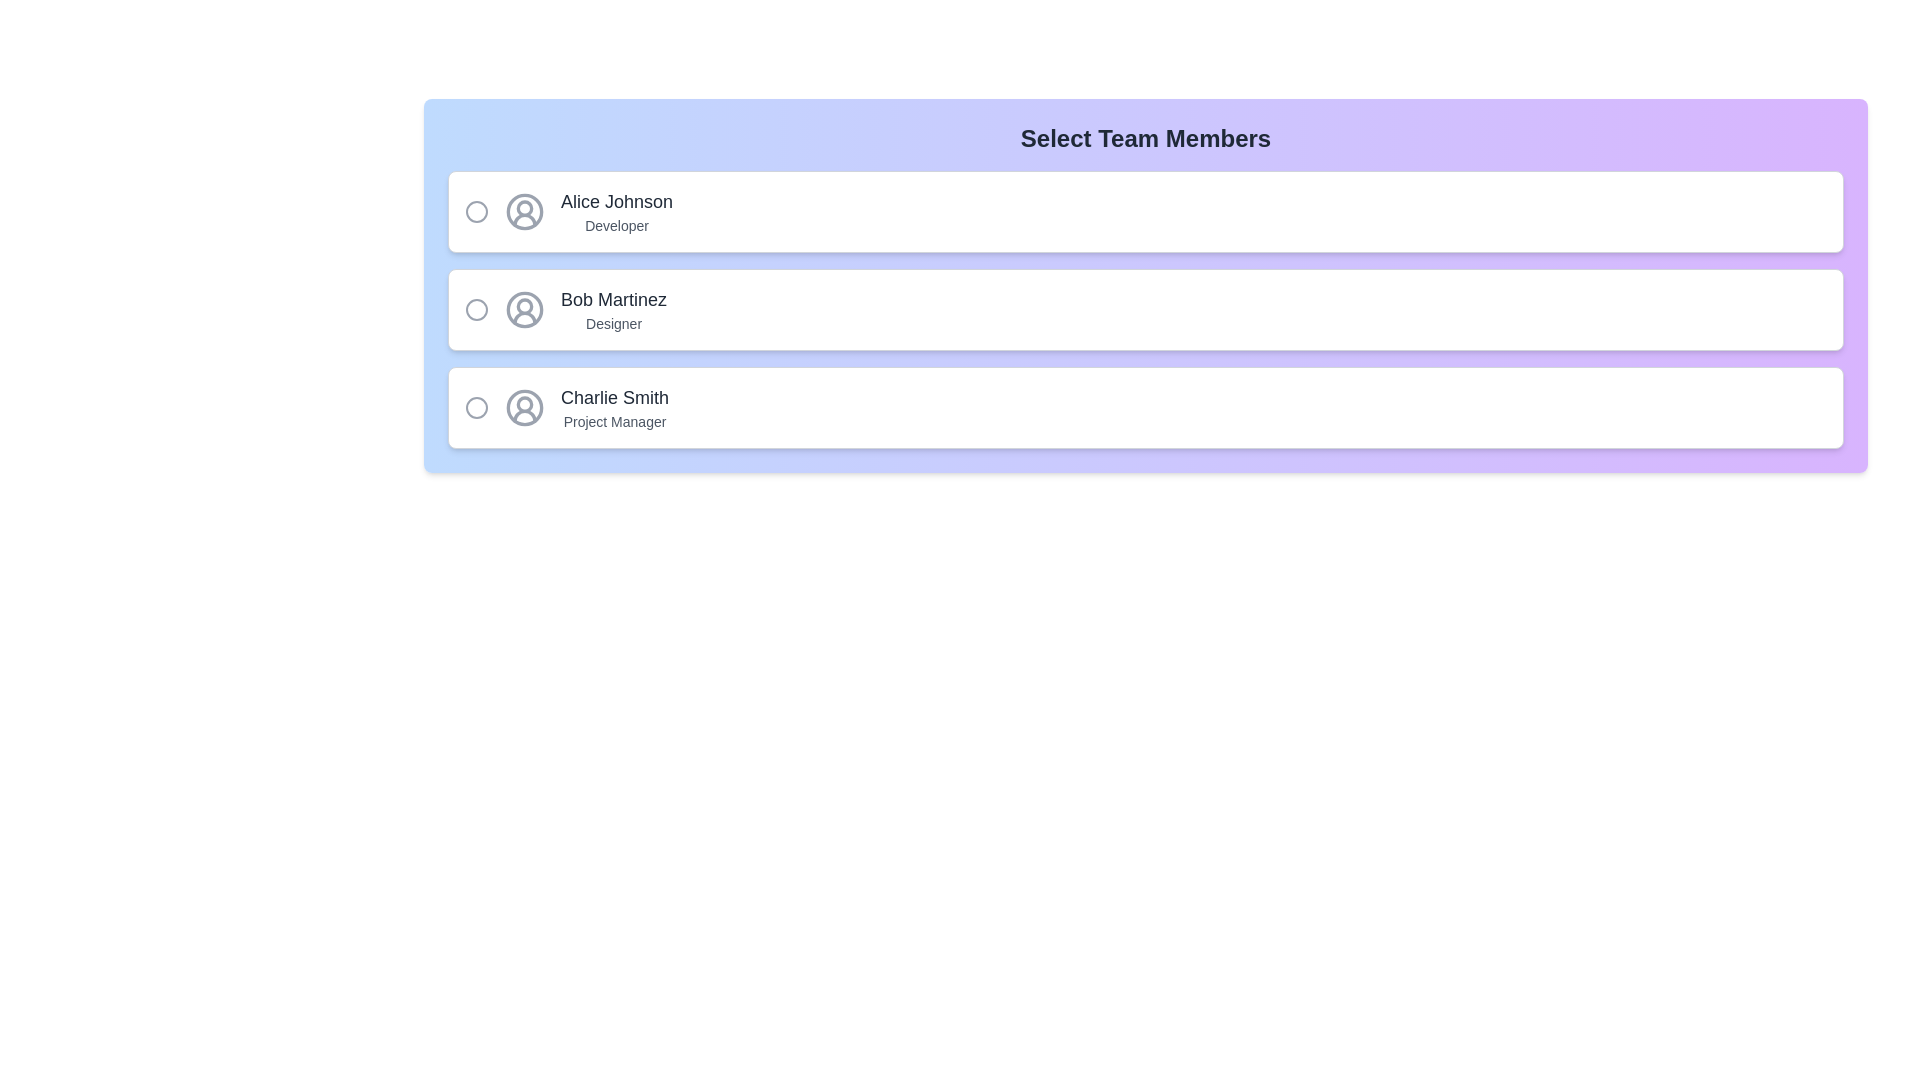  I want to click on the circular hollow graphical element associated with 'Charlie Smith - Project Manager' to indicate an unselected or inactive state, so click(475, 407).